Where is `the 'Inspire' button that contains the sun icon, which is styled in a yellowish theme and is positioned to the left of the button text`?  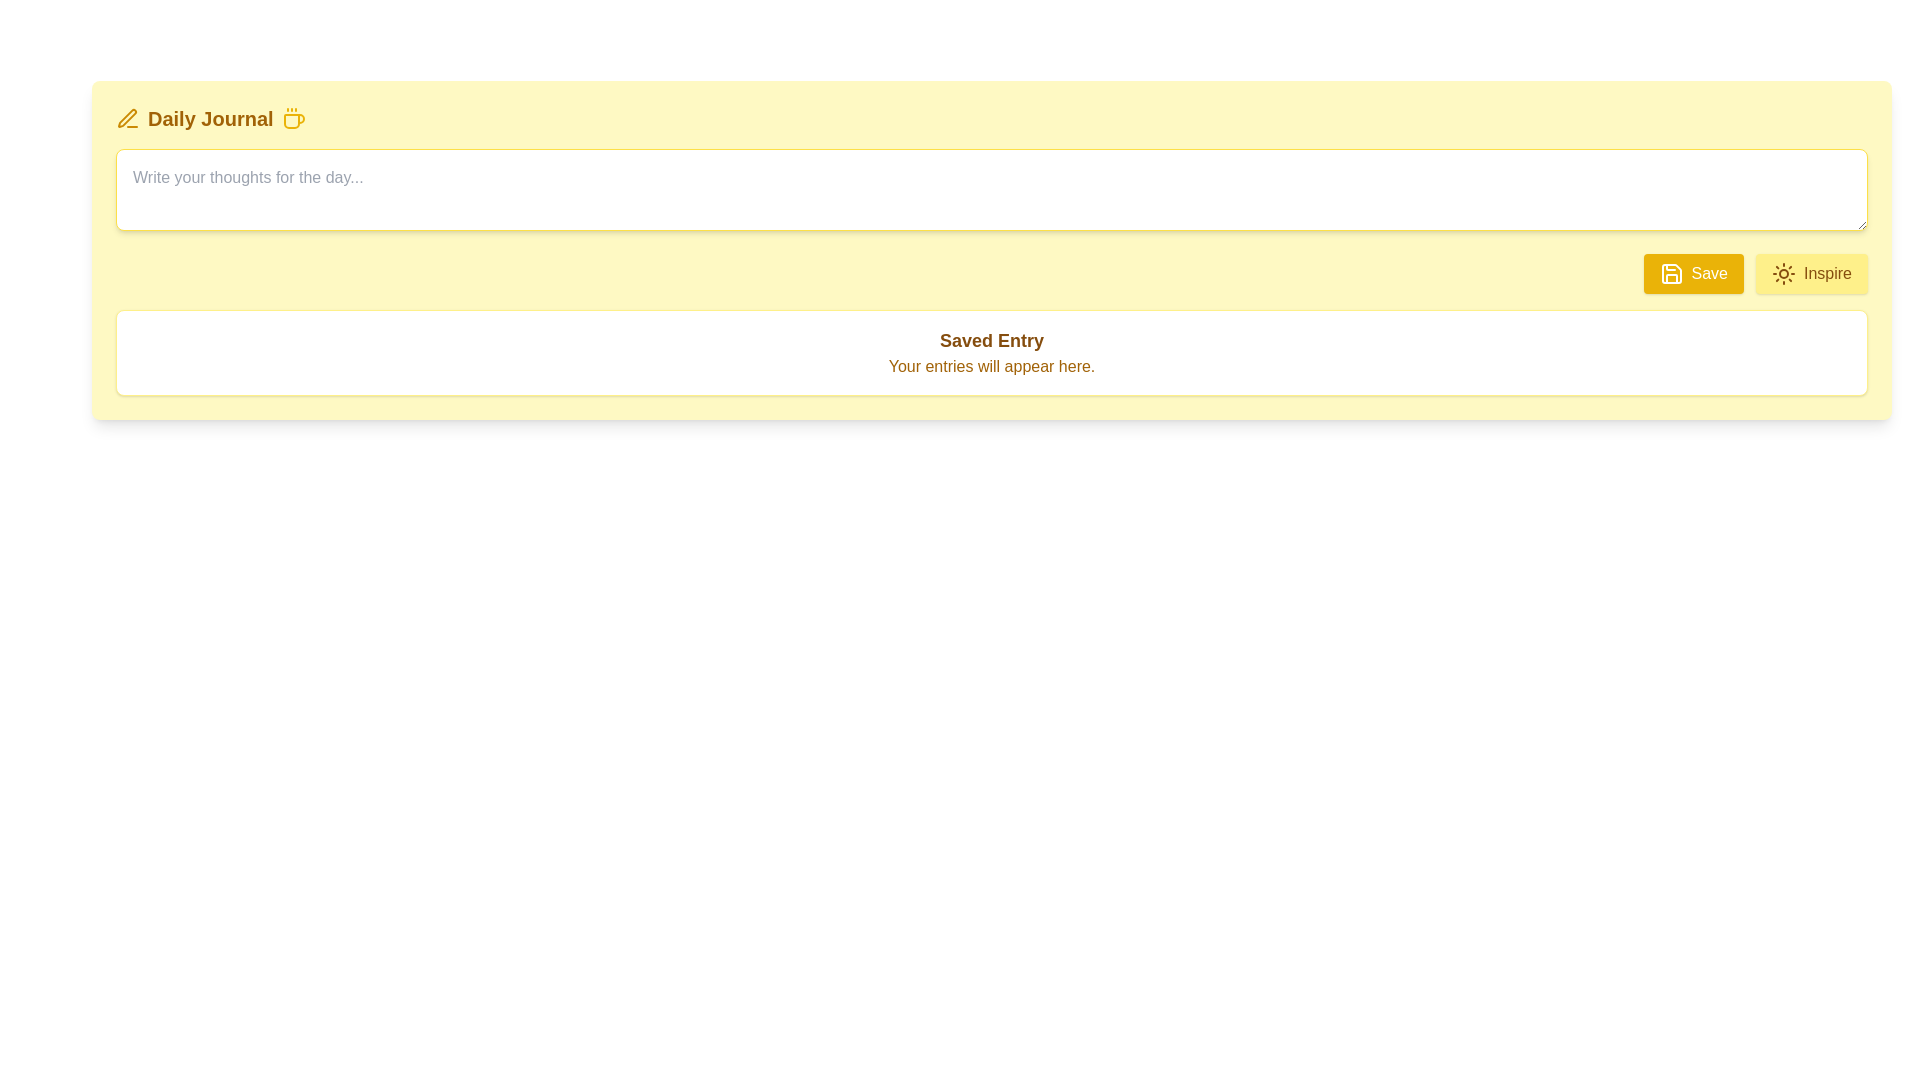 the 'Inspire' button that contains the sun icon, which is styled in a yellowish theme and is positioned to the left of the button text is located at coordinates (1784, 273).